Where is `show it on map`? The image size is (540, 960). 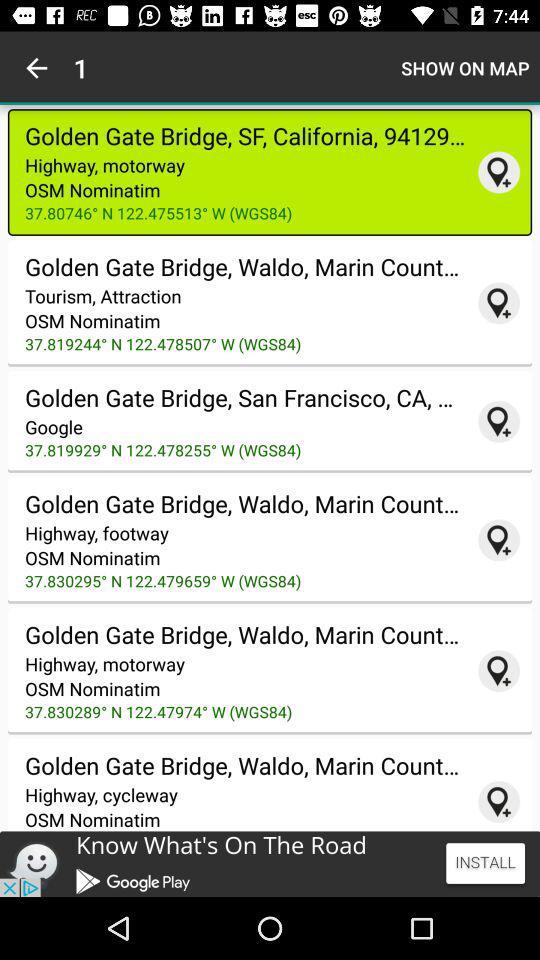 show it on map is located at coordinates (498, 421).